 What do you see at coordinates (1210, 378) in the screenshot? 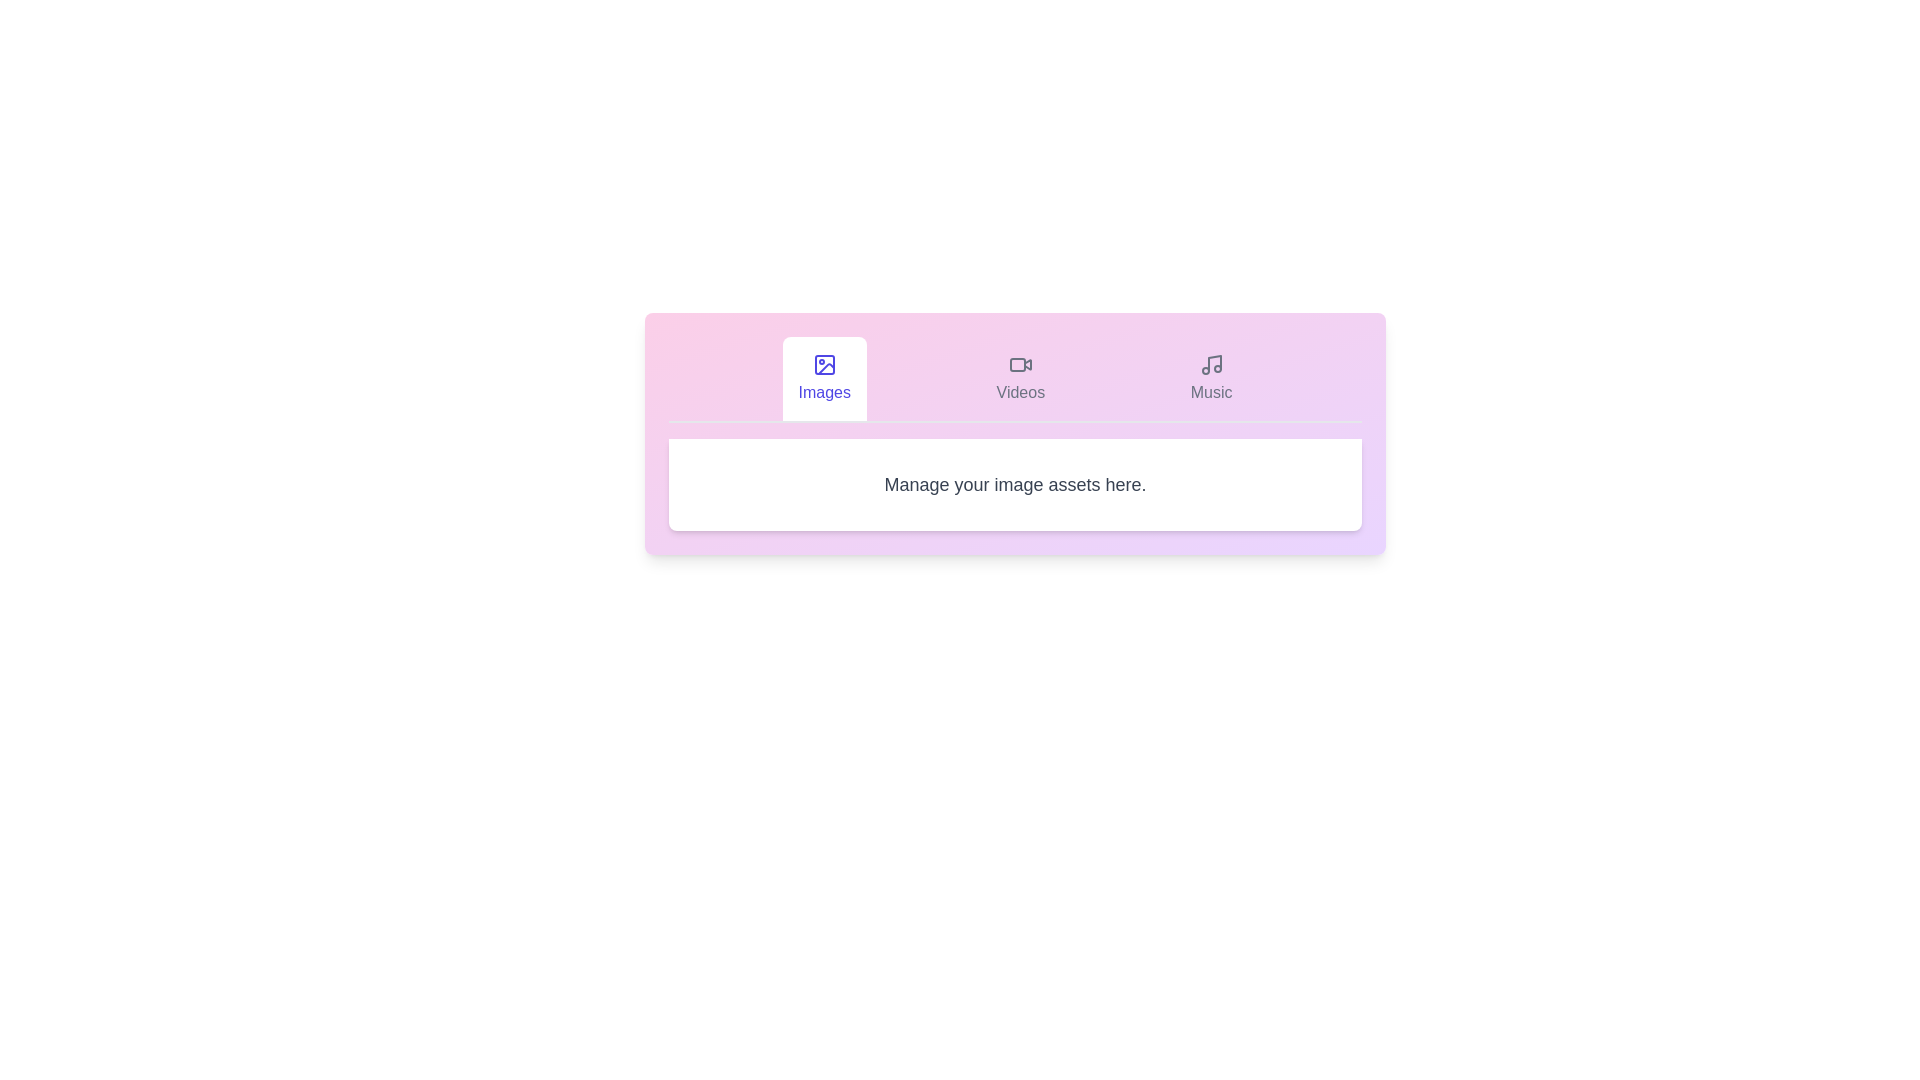
I see `the tab labeled Music to view its tooltip` at bounding box center [1210, 378].